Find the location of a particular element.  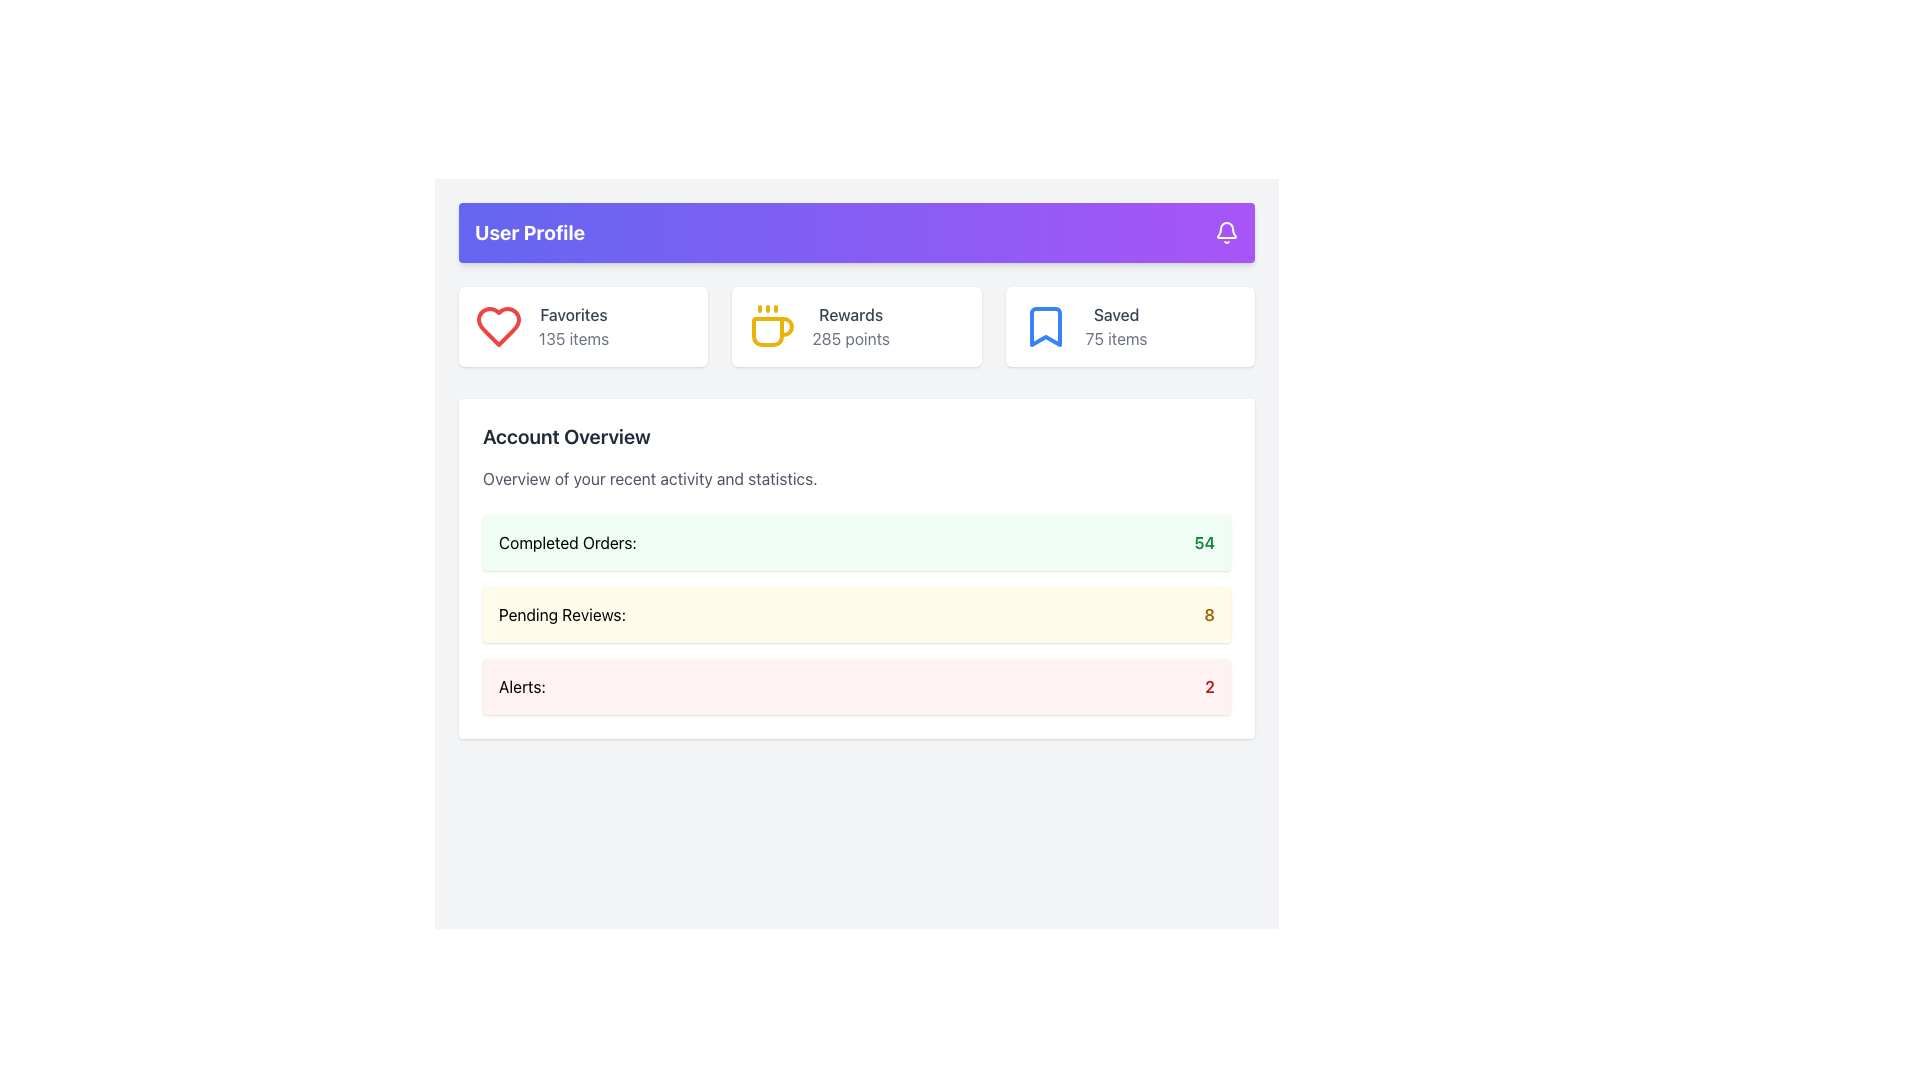

the saved items icon located is located at coordinates (1044, 326).